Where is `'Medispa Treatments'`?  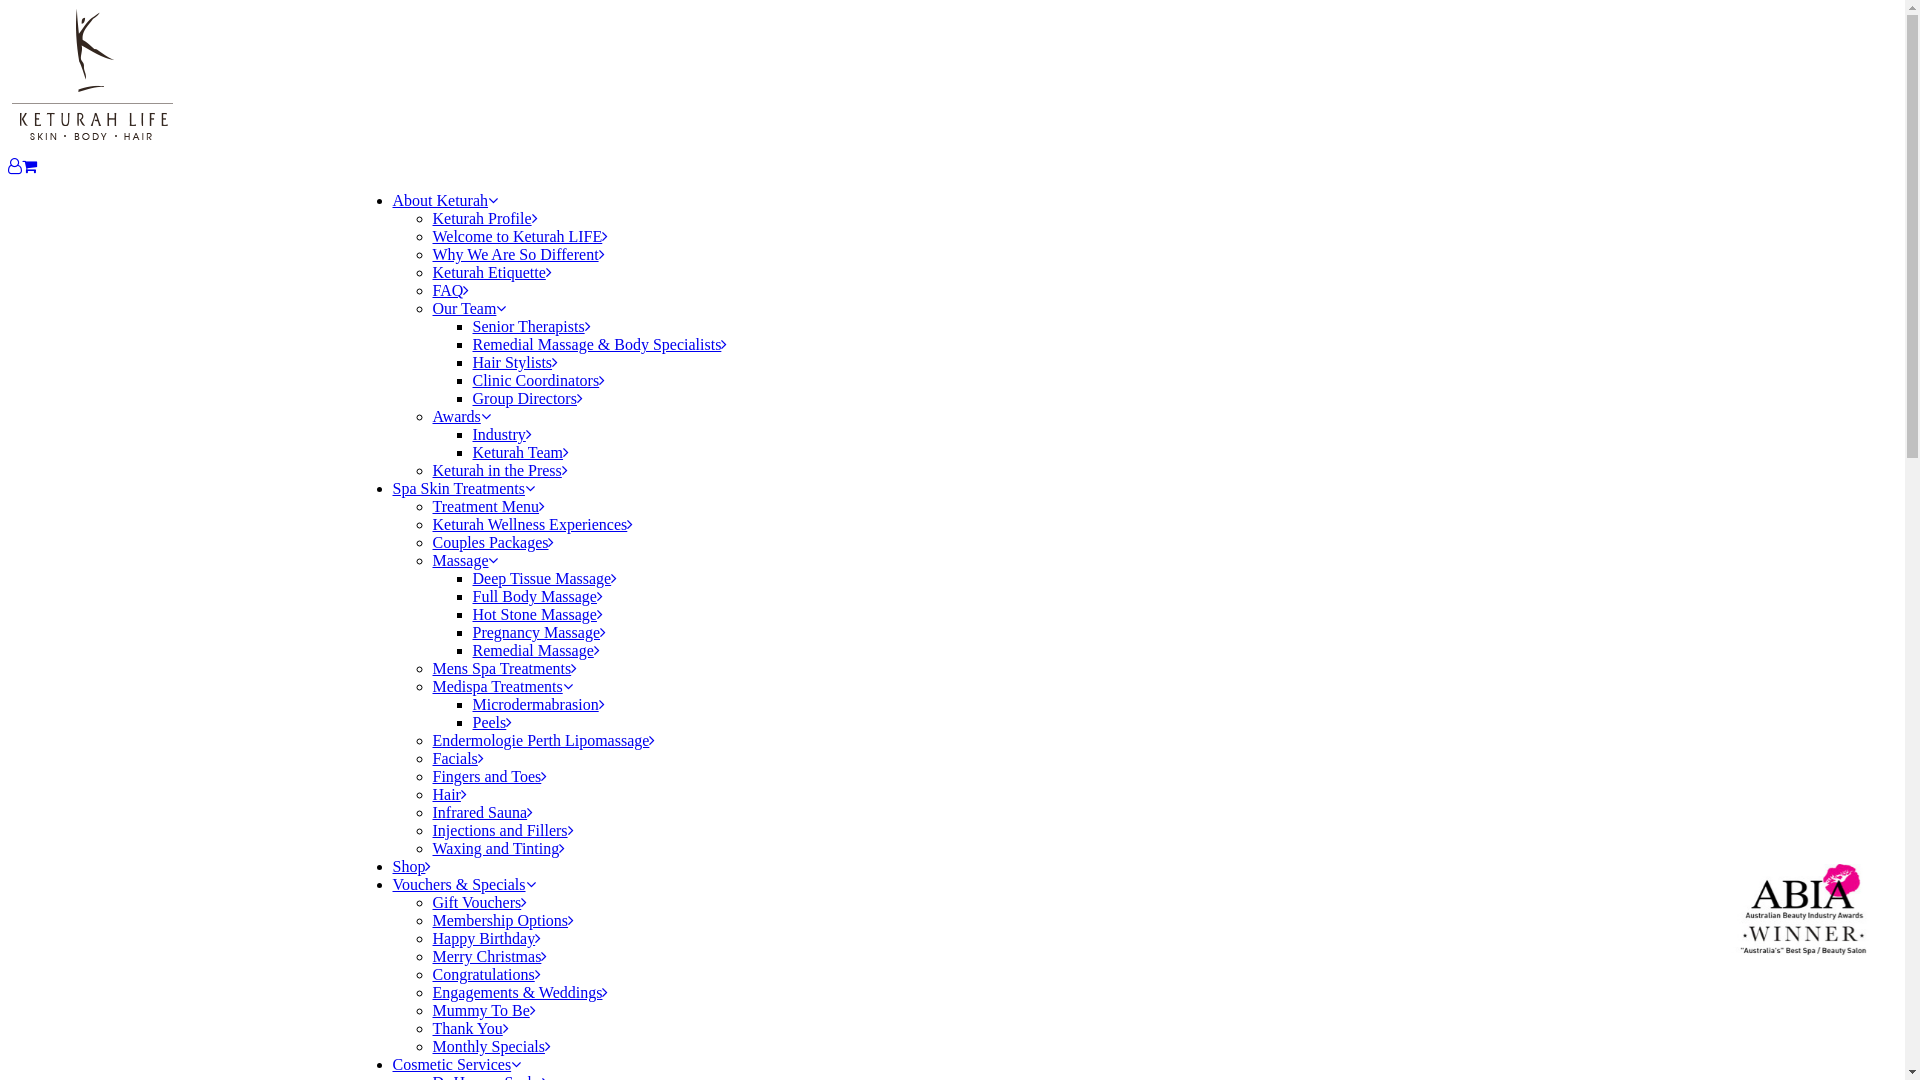 'Medispa Treatments' is located at coordinates (502, 685).